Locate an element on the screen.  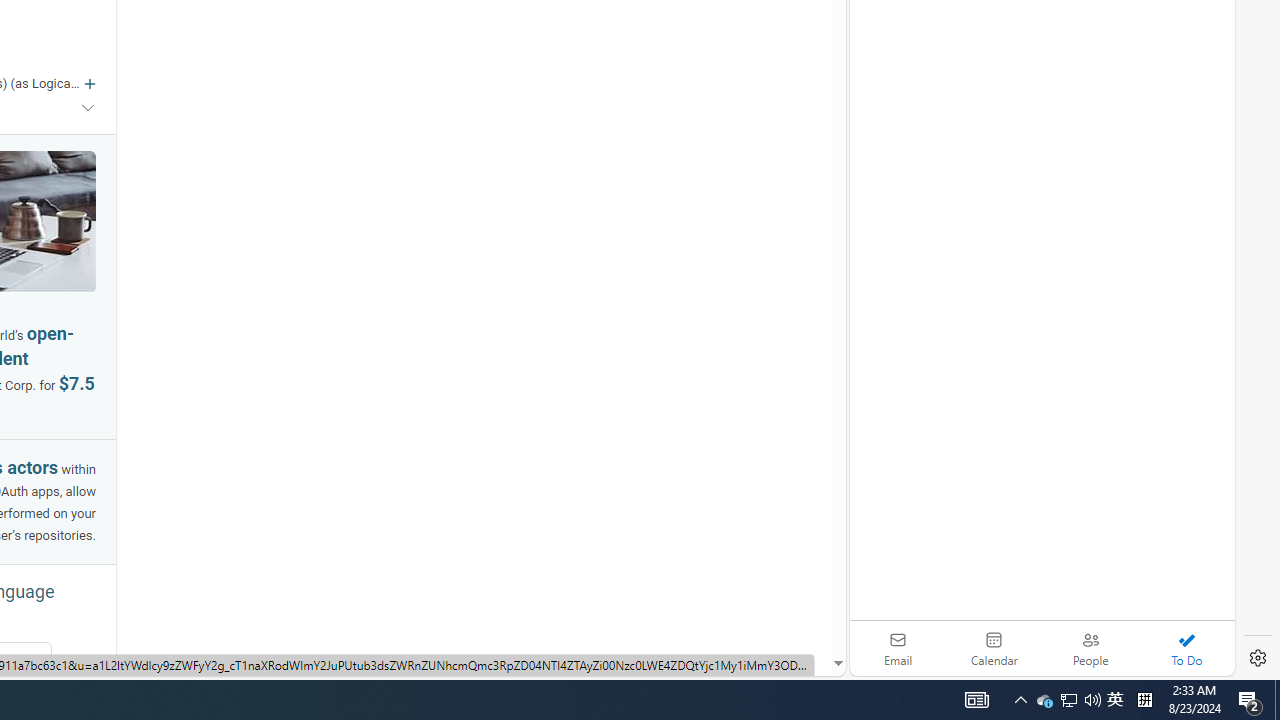
'Email' is located at coordinates (897, 648).